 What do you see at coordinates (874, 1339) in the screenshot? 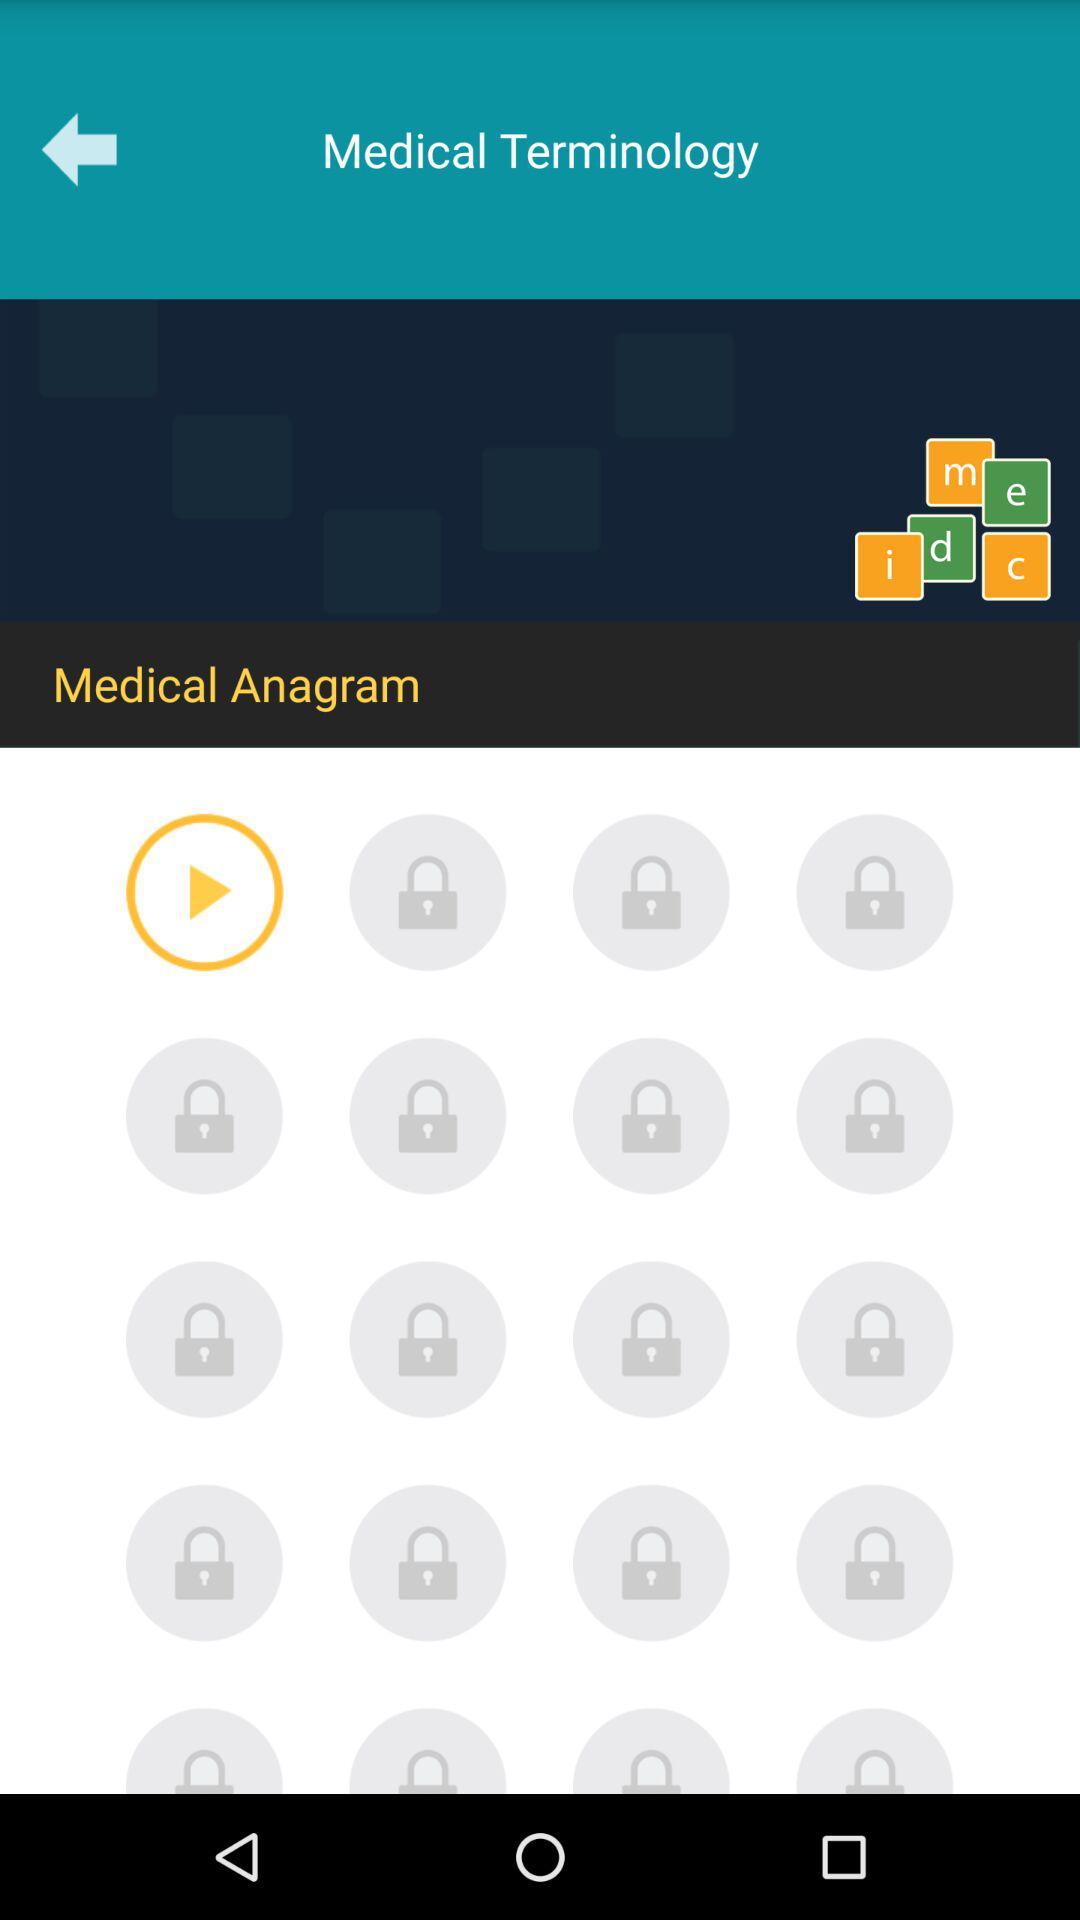
I see `password` at bounding box center [874, 1339].